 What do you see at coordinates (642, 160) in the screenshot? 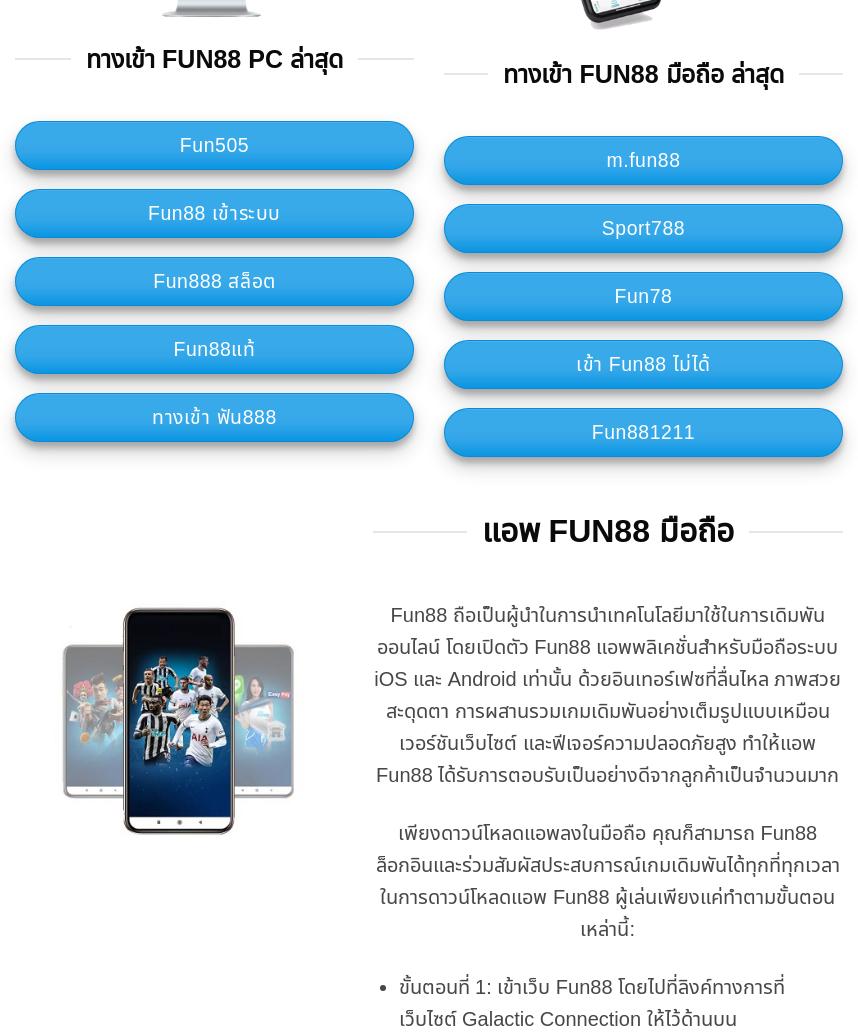
I see `'m.fun88'` at bounding box center [642, 160].